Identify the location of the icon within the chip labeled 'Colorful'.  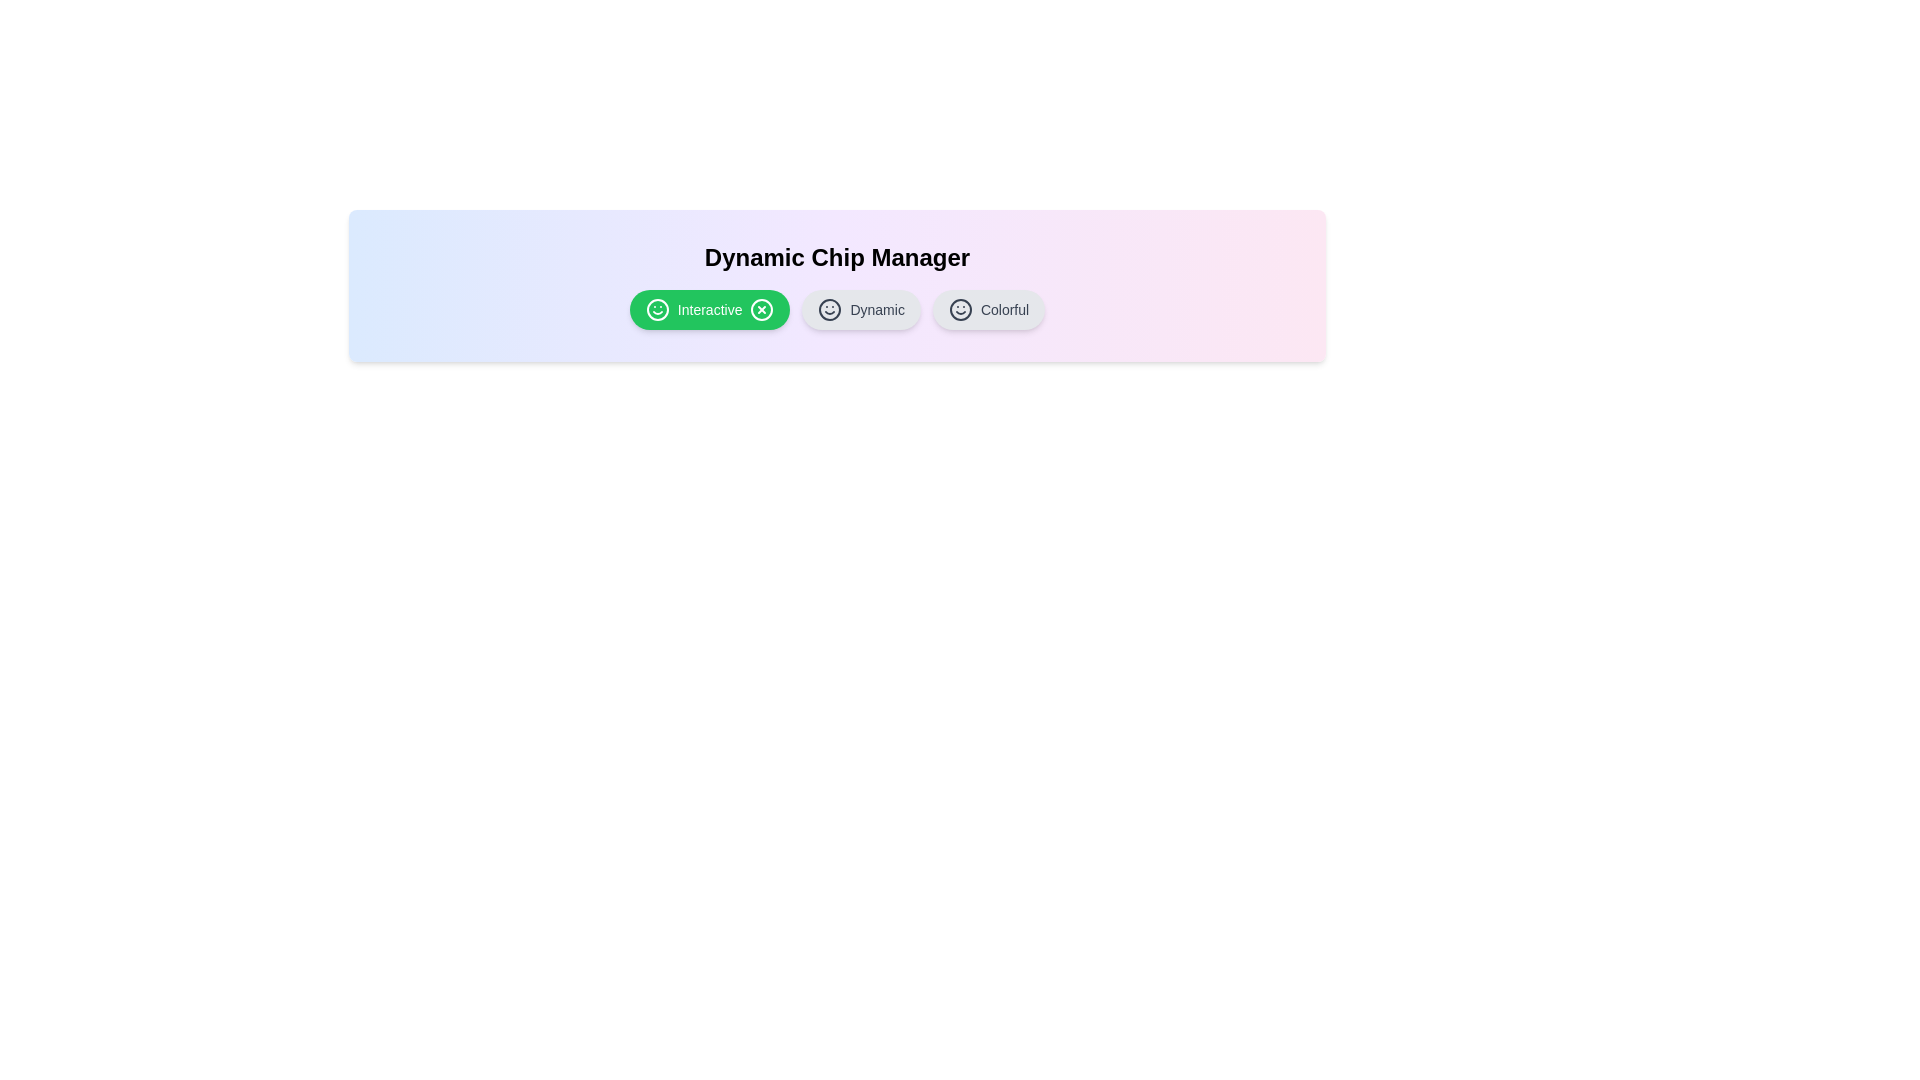
(960, 309).